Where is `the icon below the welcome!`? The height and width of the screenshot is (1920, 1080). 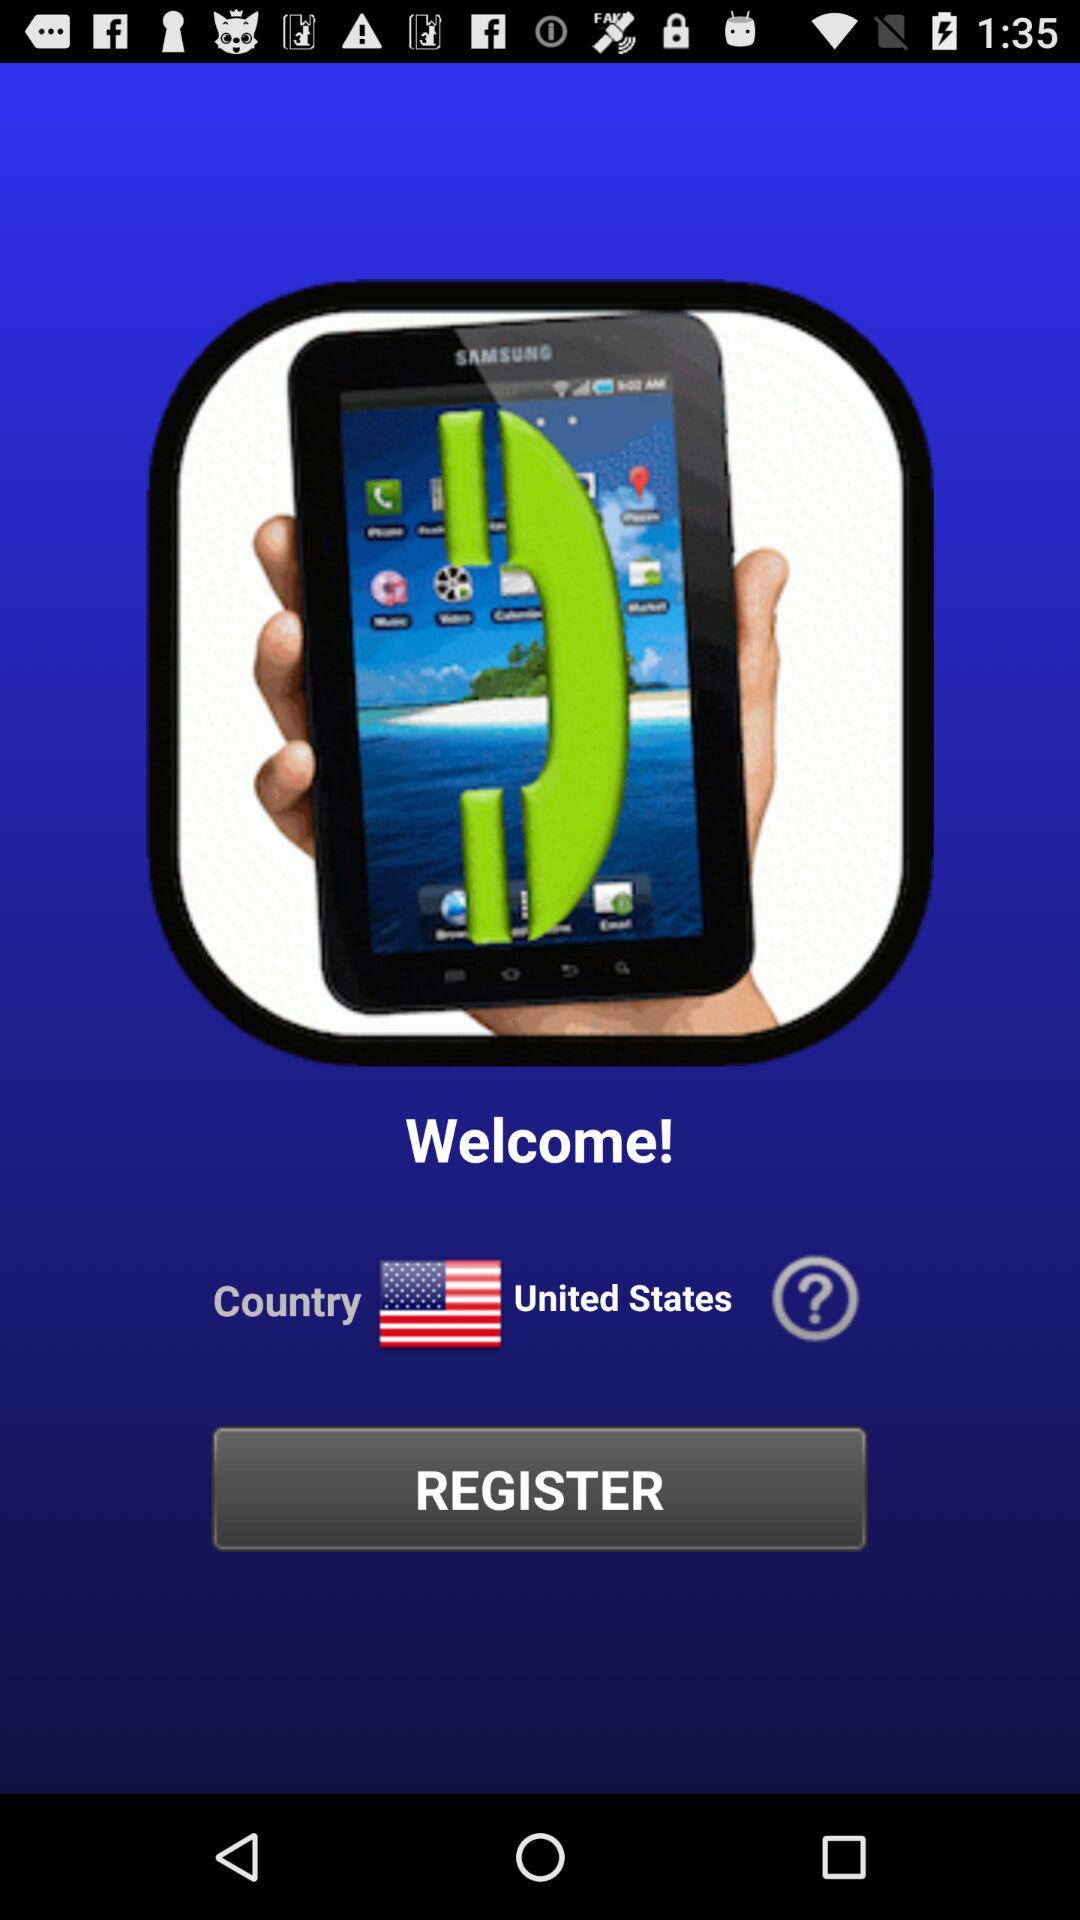 the icon below the welcome! is located at coordinates (439, 1305).